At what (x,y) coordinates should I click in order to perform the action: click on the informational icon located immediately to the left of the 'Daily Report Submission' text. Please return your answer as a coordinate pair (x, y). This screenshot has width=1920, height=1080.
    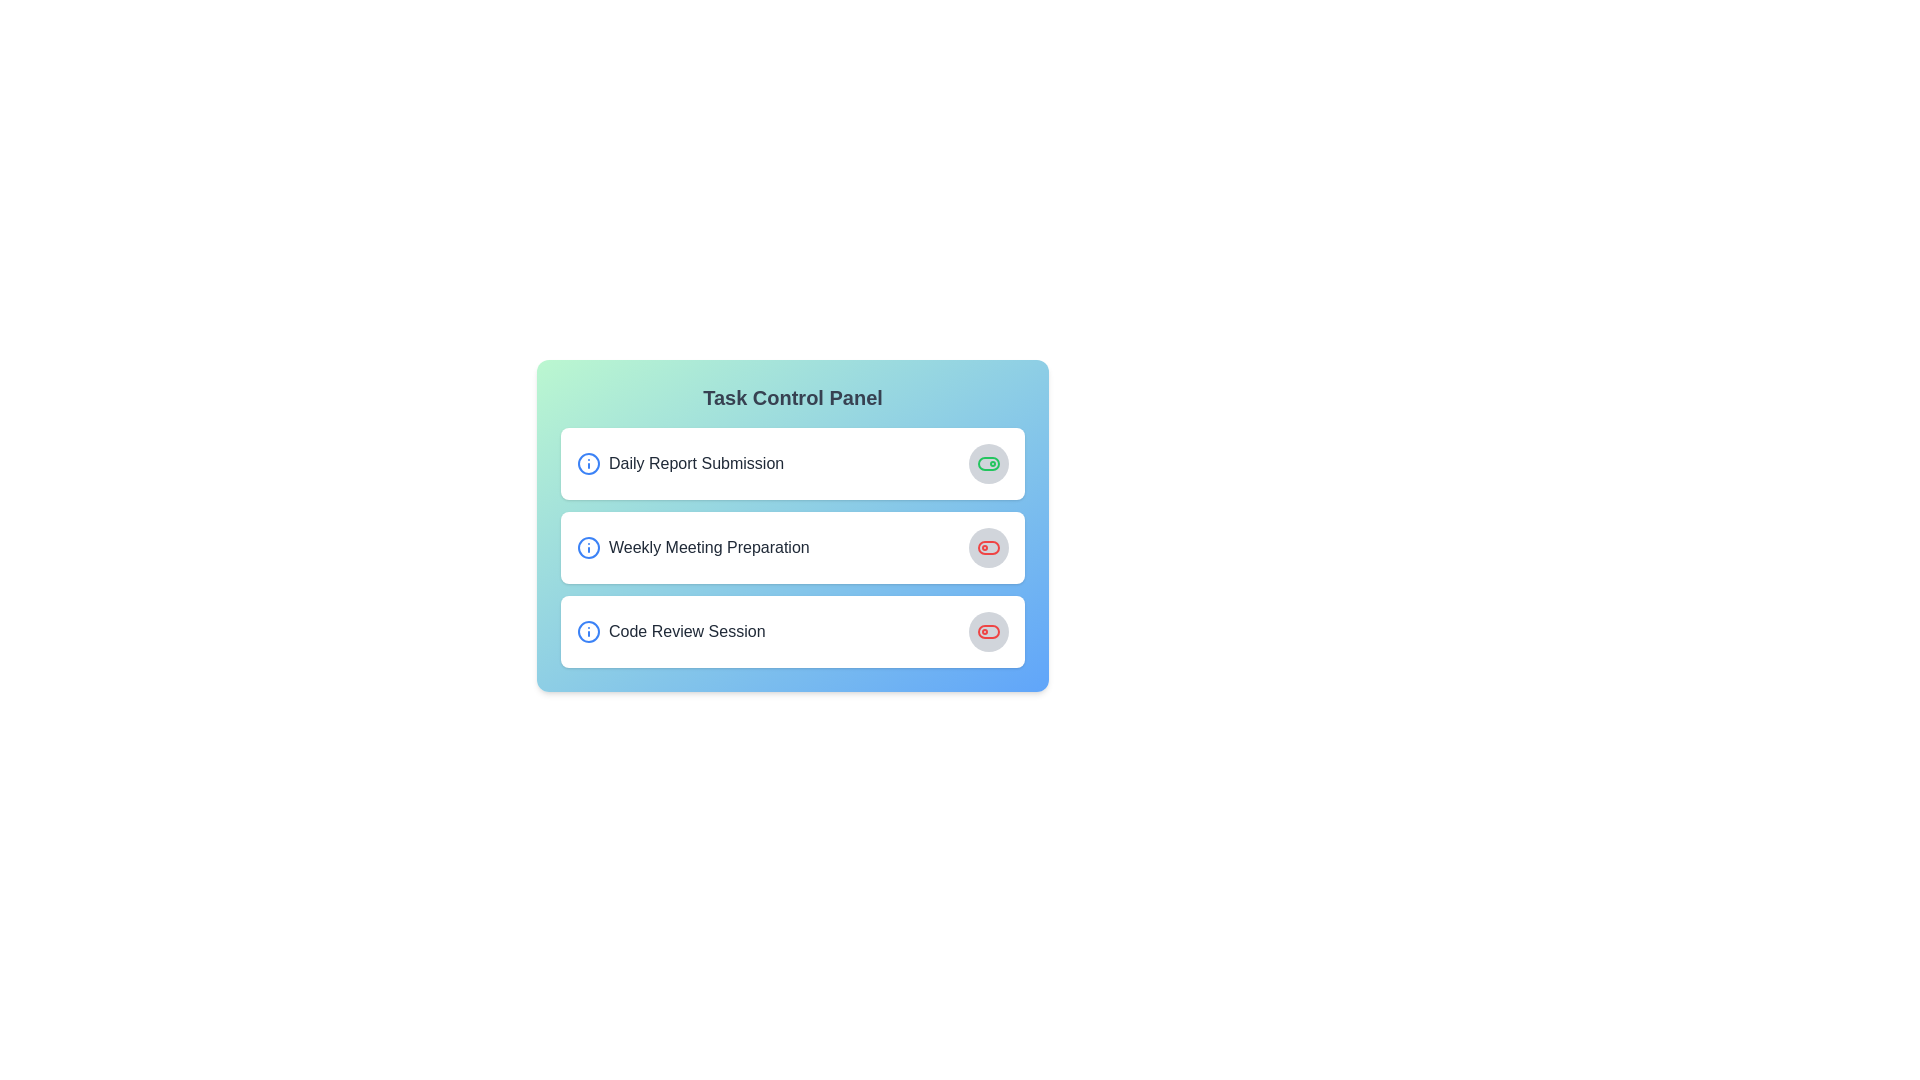
    Looking at the image, I should click on (588, 463).